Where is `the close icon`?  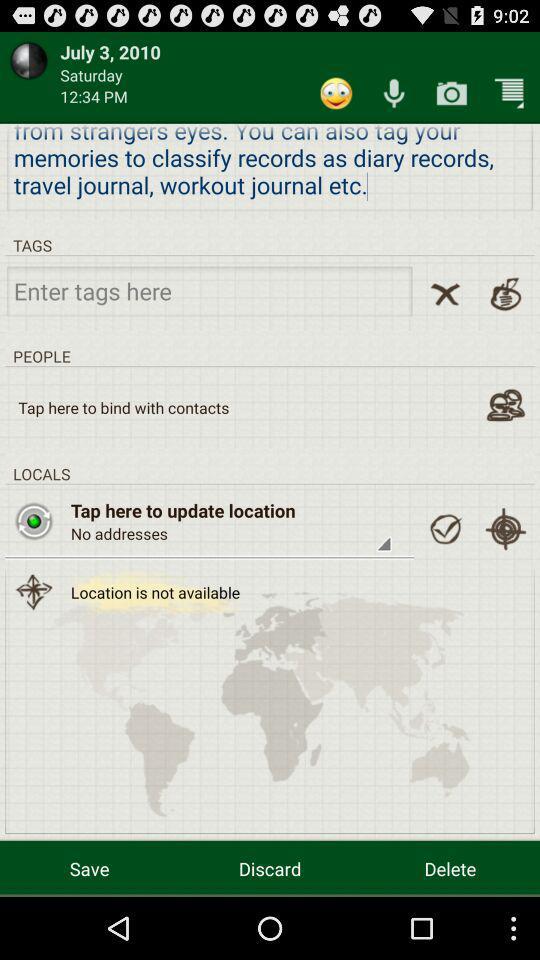 the close icon is located at coordinates (445, 314).